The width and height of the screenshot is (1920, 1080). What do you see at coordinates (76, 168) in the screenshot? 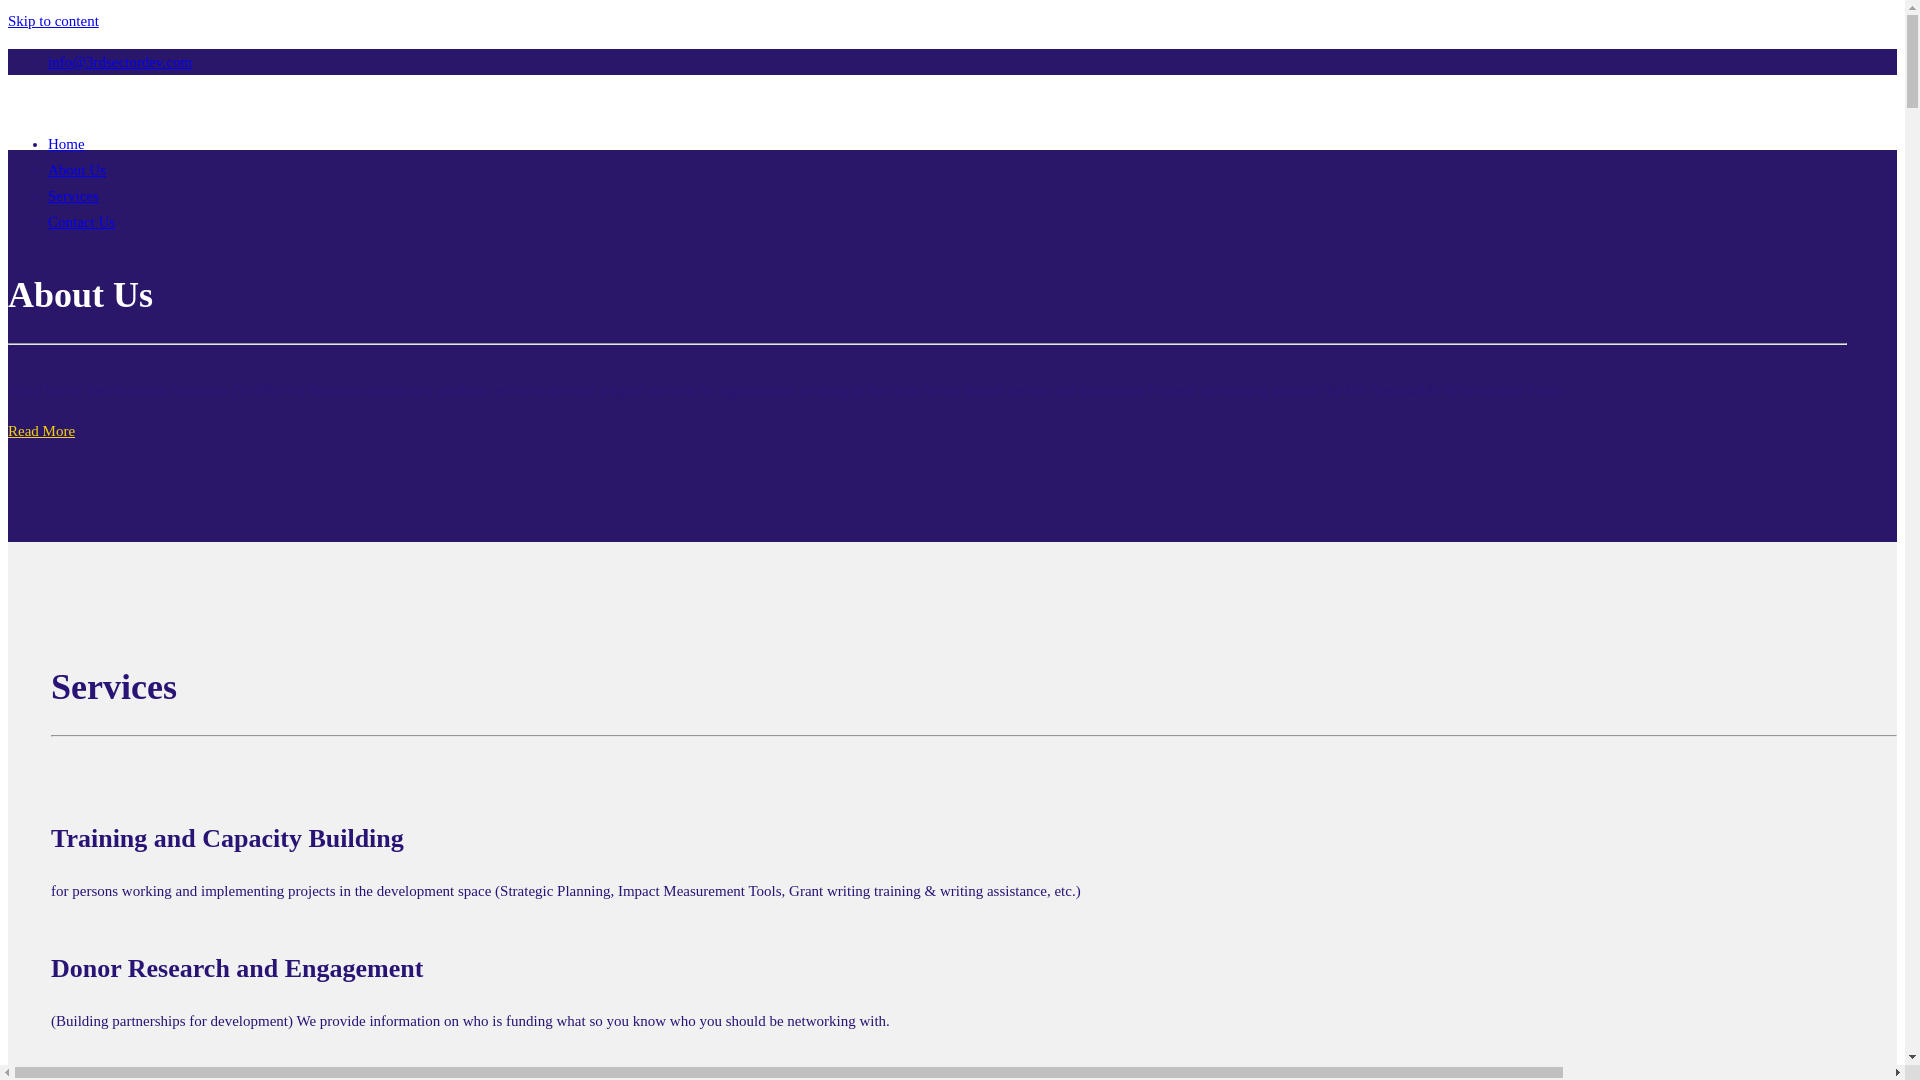
I see `'About Us'` at bounding box center [76, 168].